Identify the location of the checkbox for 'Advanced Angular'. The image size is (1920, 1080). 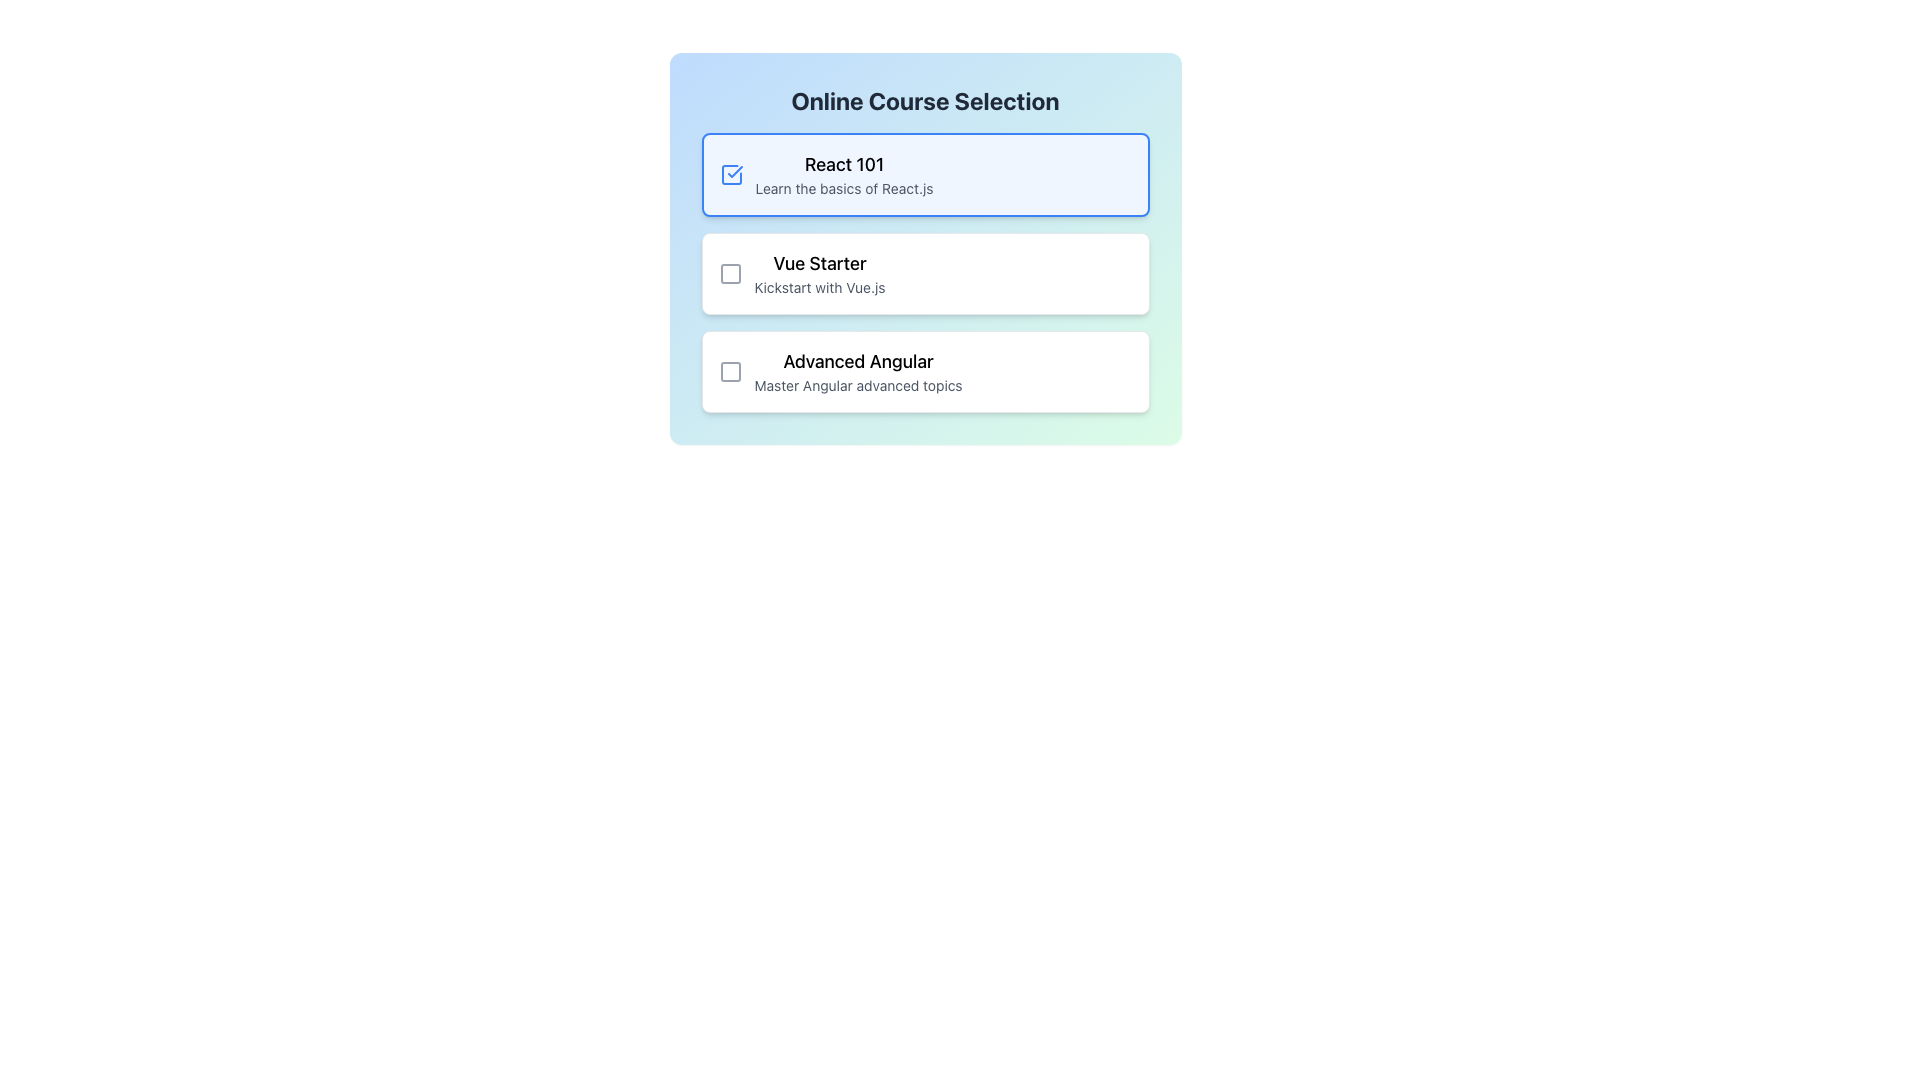
(729, 371).